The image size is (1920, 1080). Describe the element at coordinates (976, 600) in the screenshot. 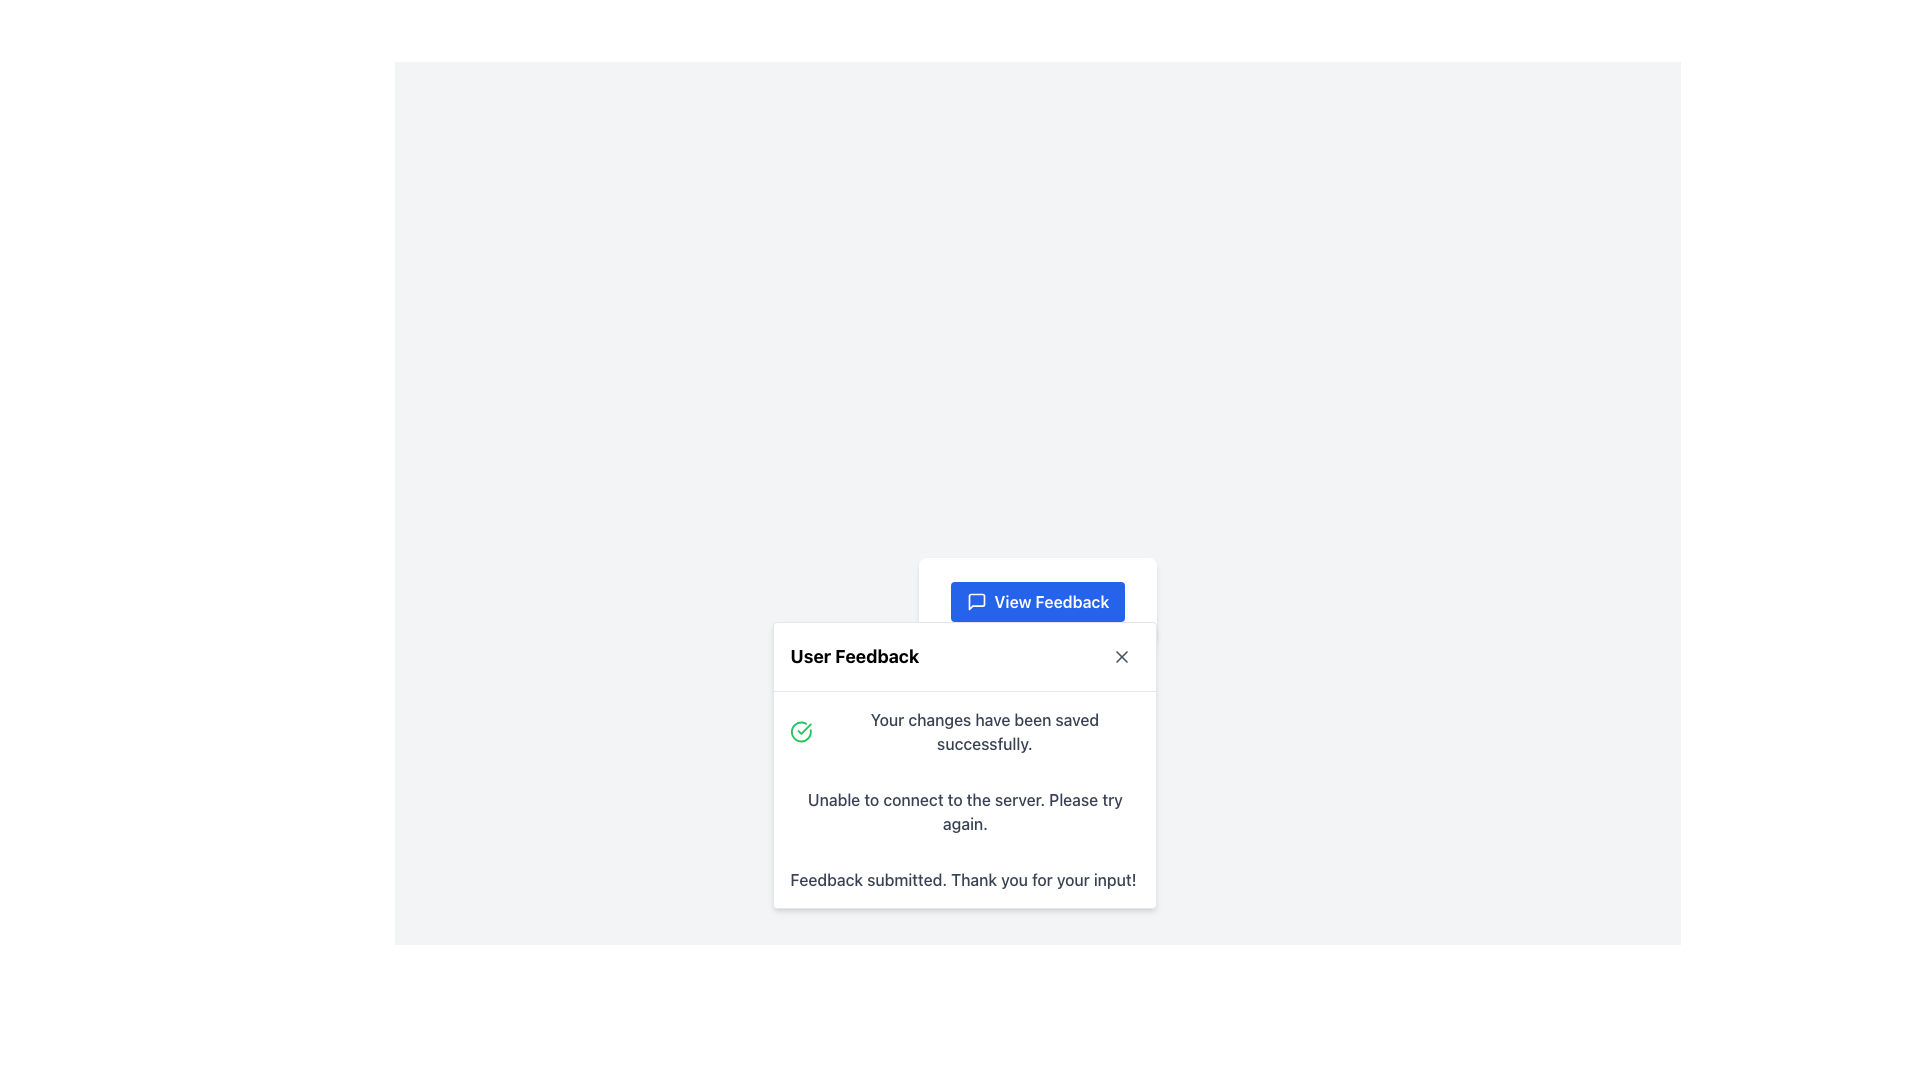

I see `the icon that visually represents the action 'View Feedback', located to the left side of the 'View Feedback' text on a blue background in the feedback dialog box` at that location.